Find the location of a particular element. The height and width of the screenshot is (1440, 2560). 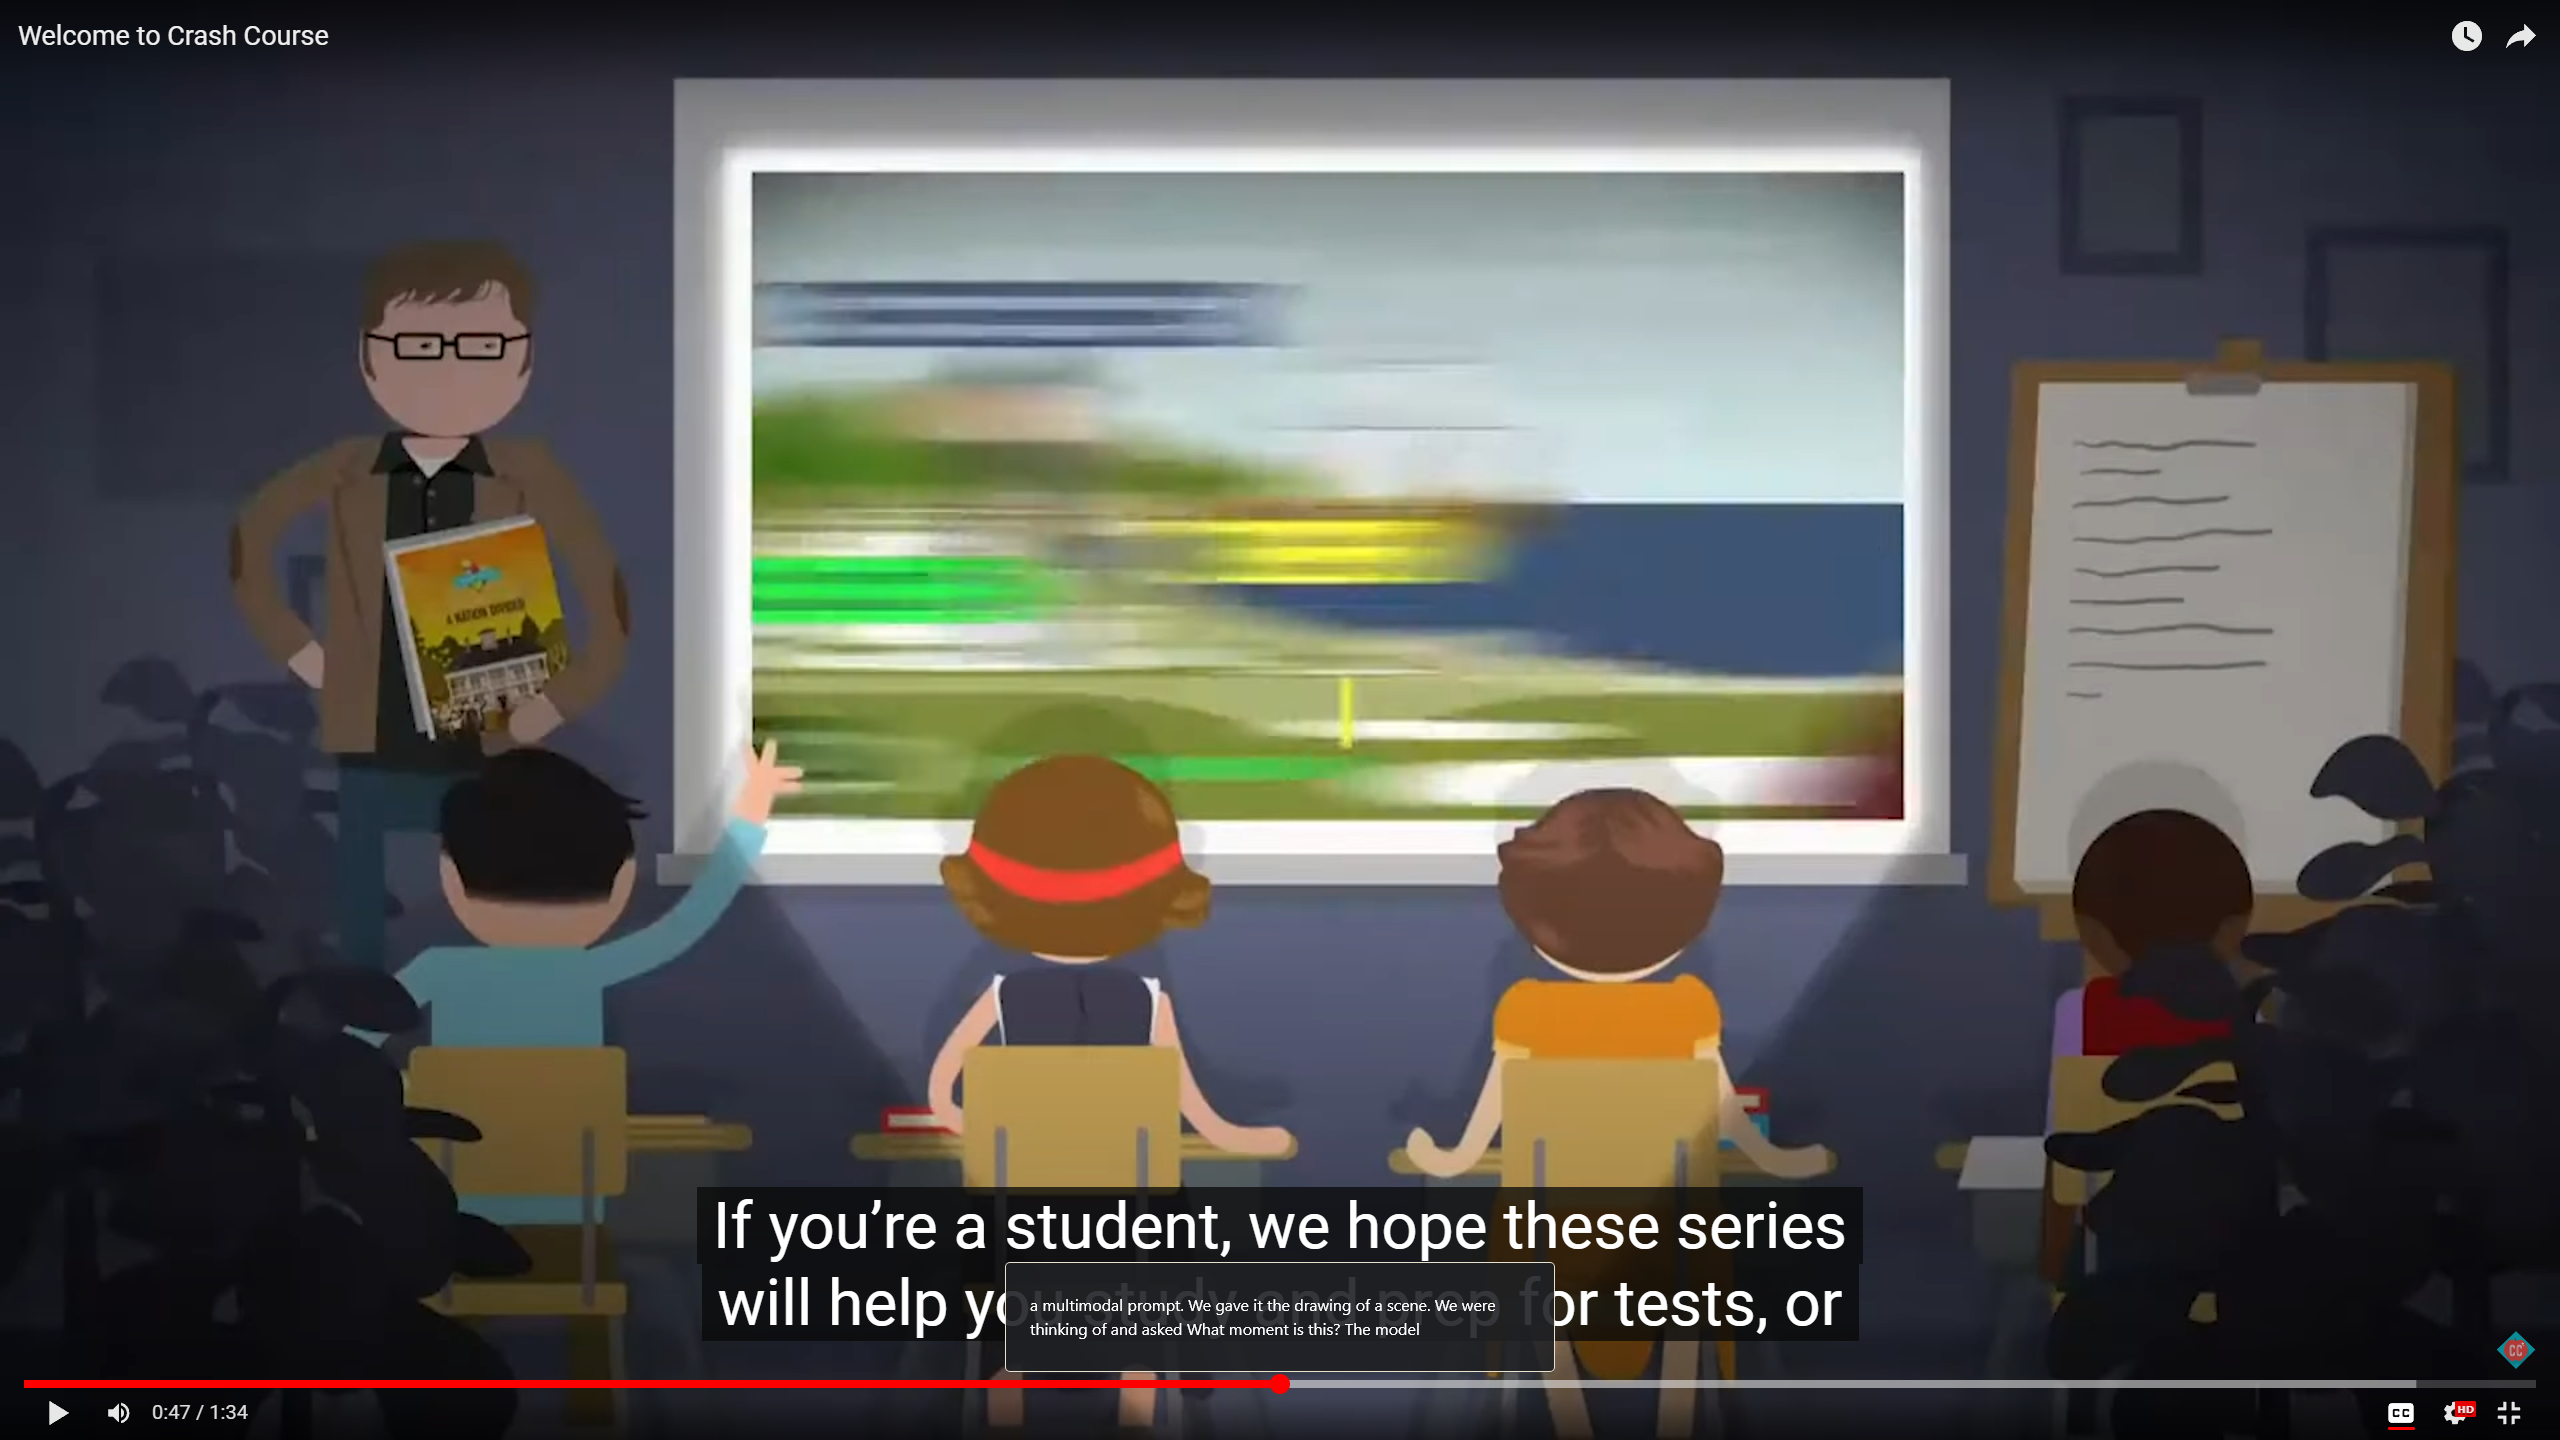

'Channel watermark' is located at coordinates (2515, 1349).